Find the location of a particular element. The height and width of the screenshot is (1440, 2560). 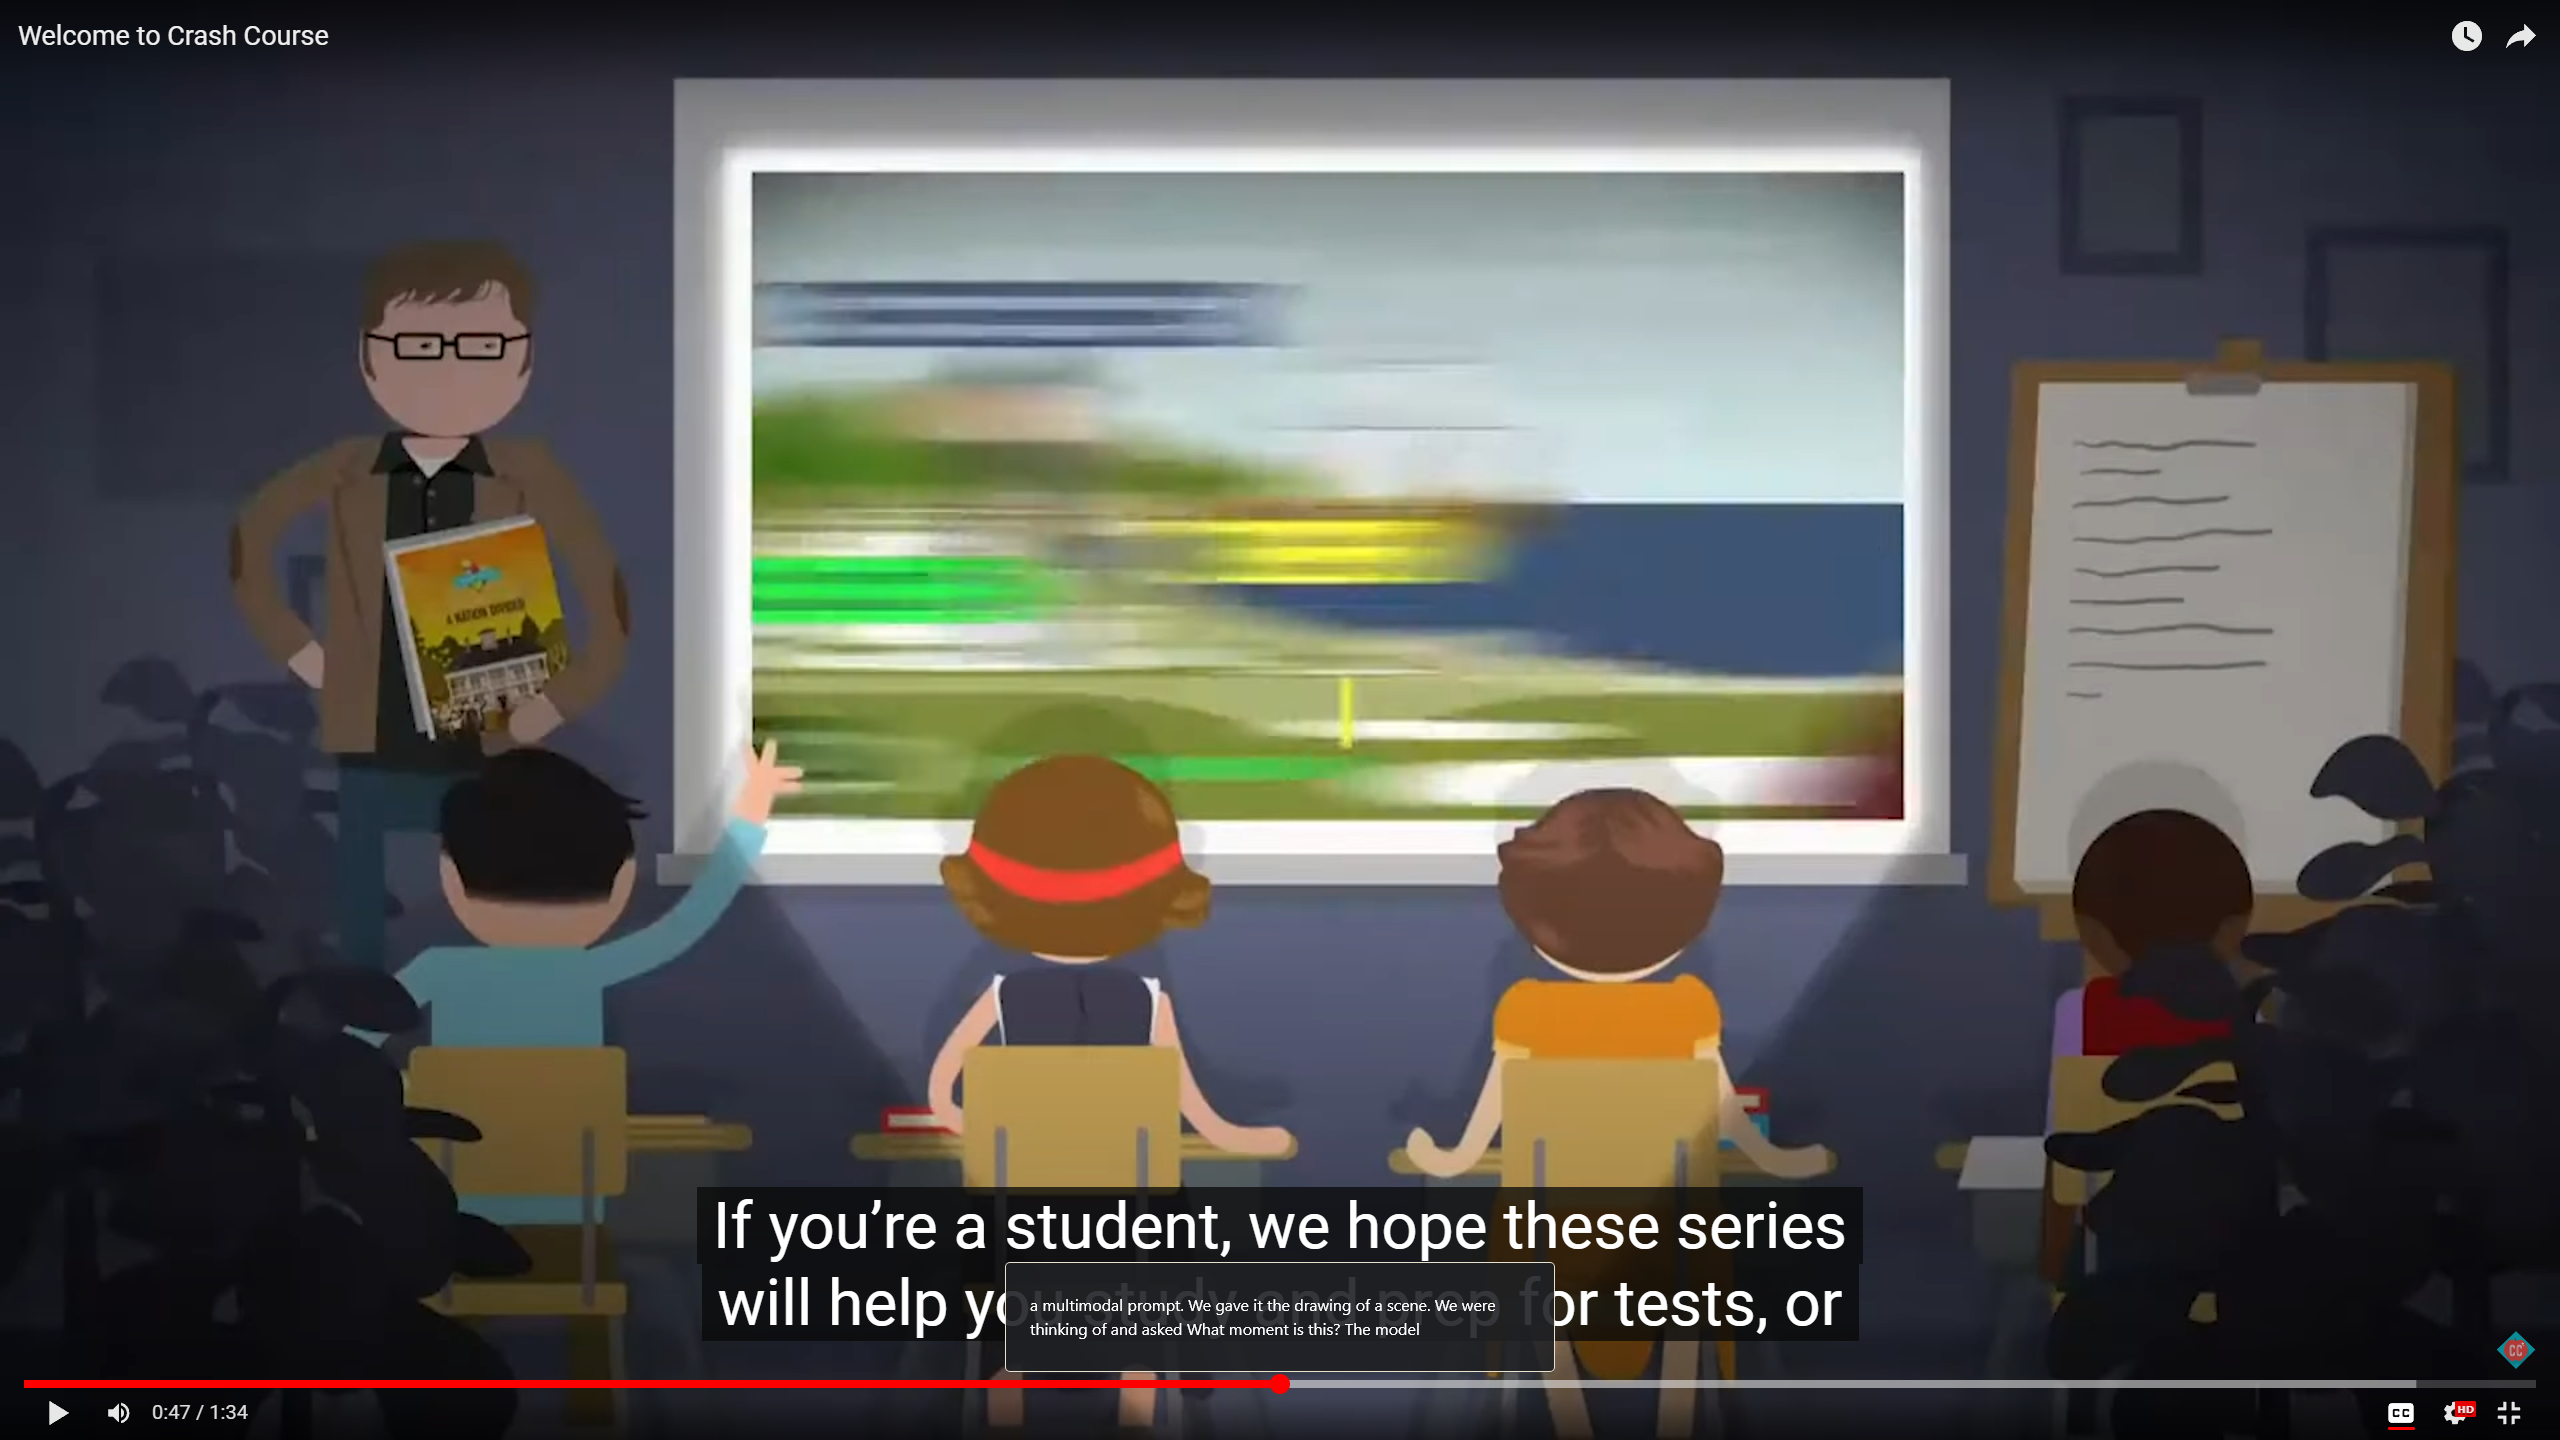

'Channel watermark' is located at coordinates (2515, 1349).